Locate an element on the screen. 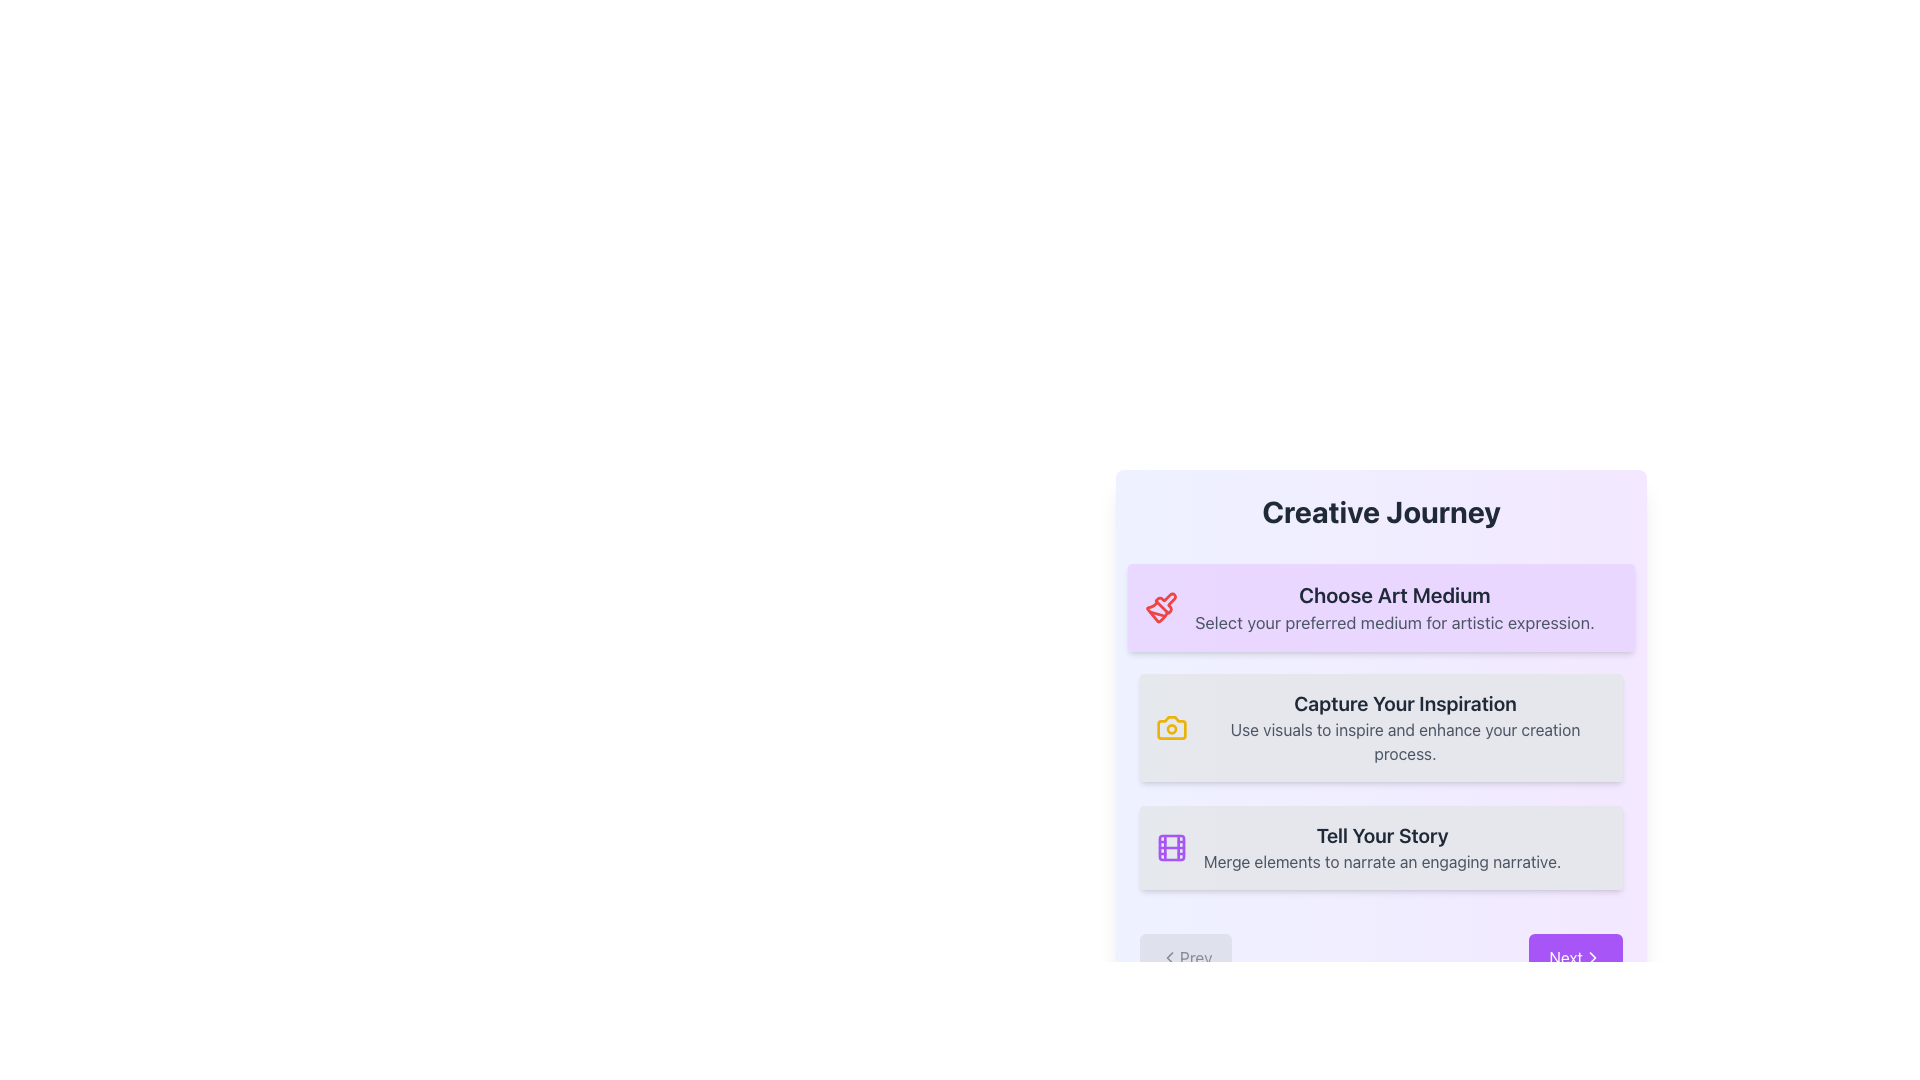  the textual display element that guides users to select their preferred medium for artistic expression, positioned as the first item under the 'Creative Journey' section is located at coordinates (1380, 728).